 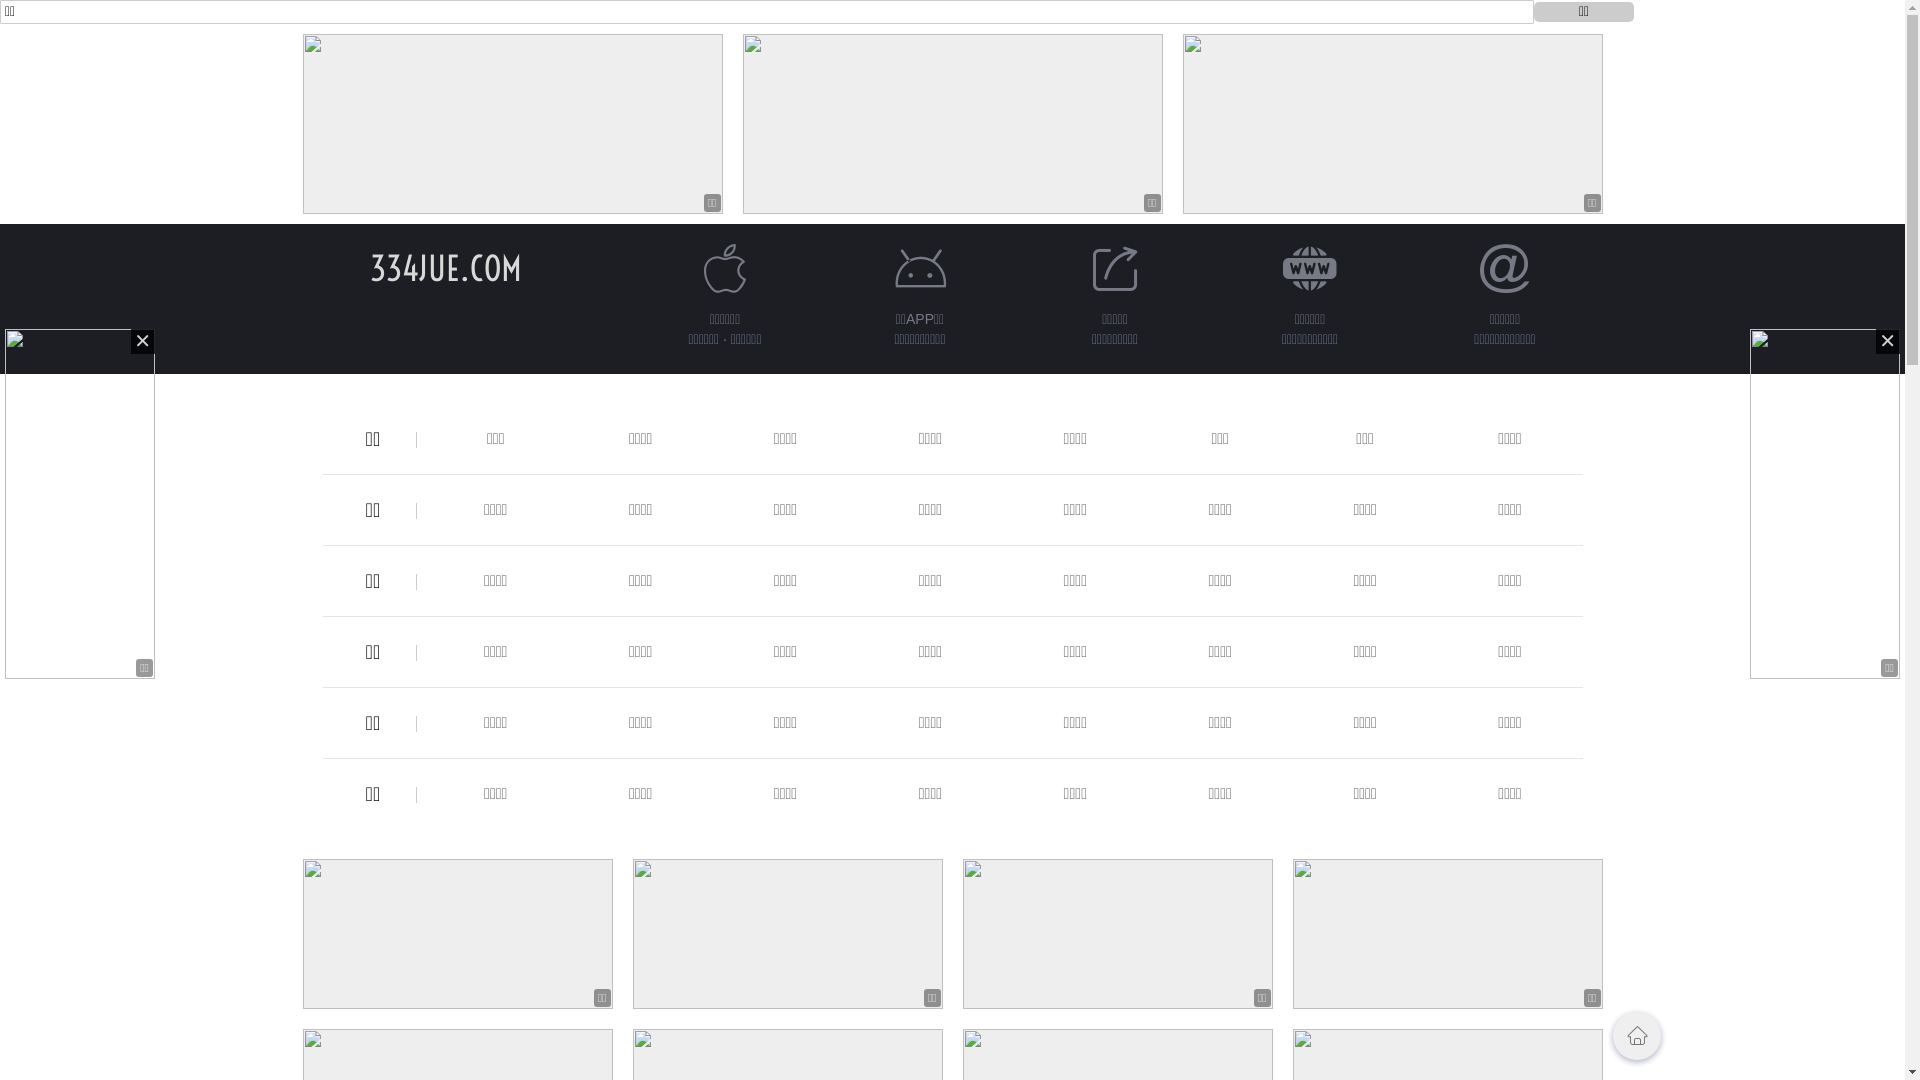 I want to click on '334JUE.COM', so click(x=445, y=267).